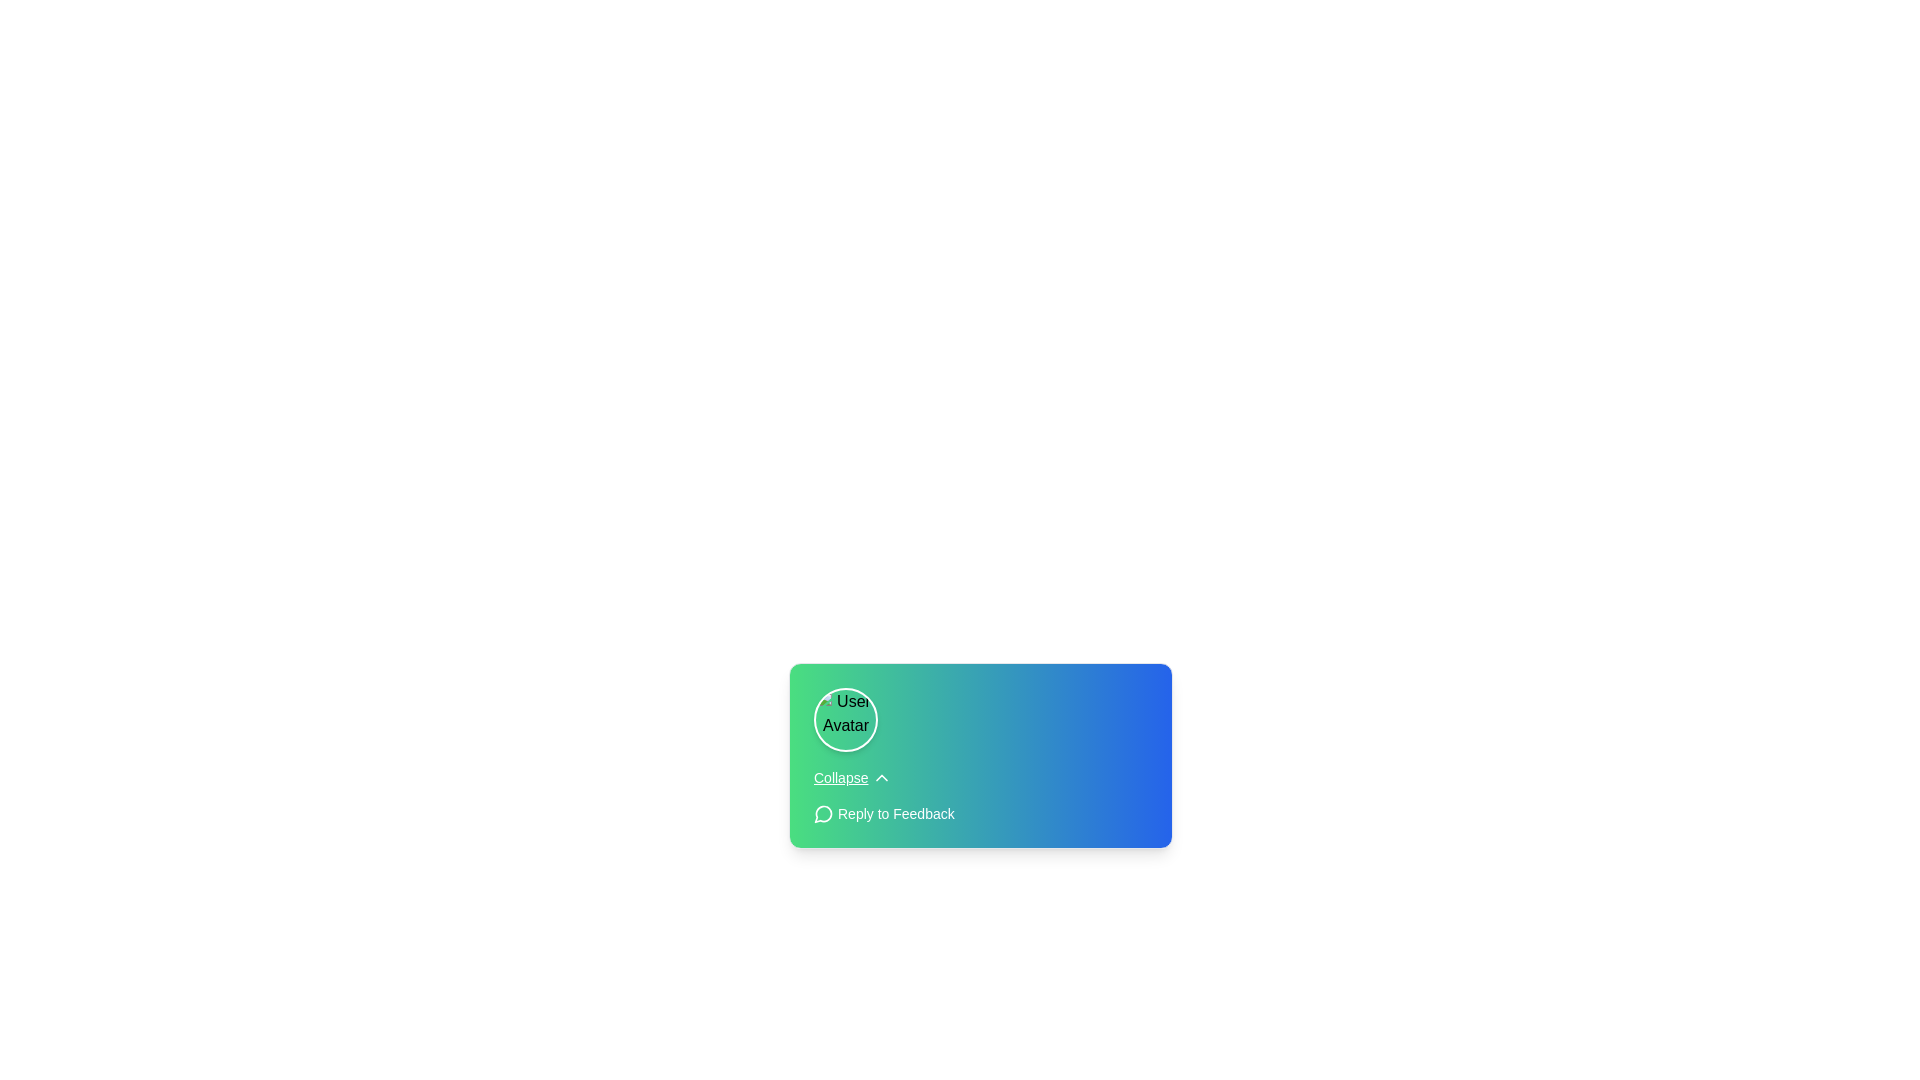 The height and width of the screenshot is (1080, 1920). I want to click on the circular message bubble icon located to the left of the text 'Reply to Feedback', so click(824, 813).